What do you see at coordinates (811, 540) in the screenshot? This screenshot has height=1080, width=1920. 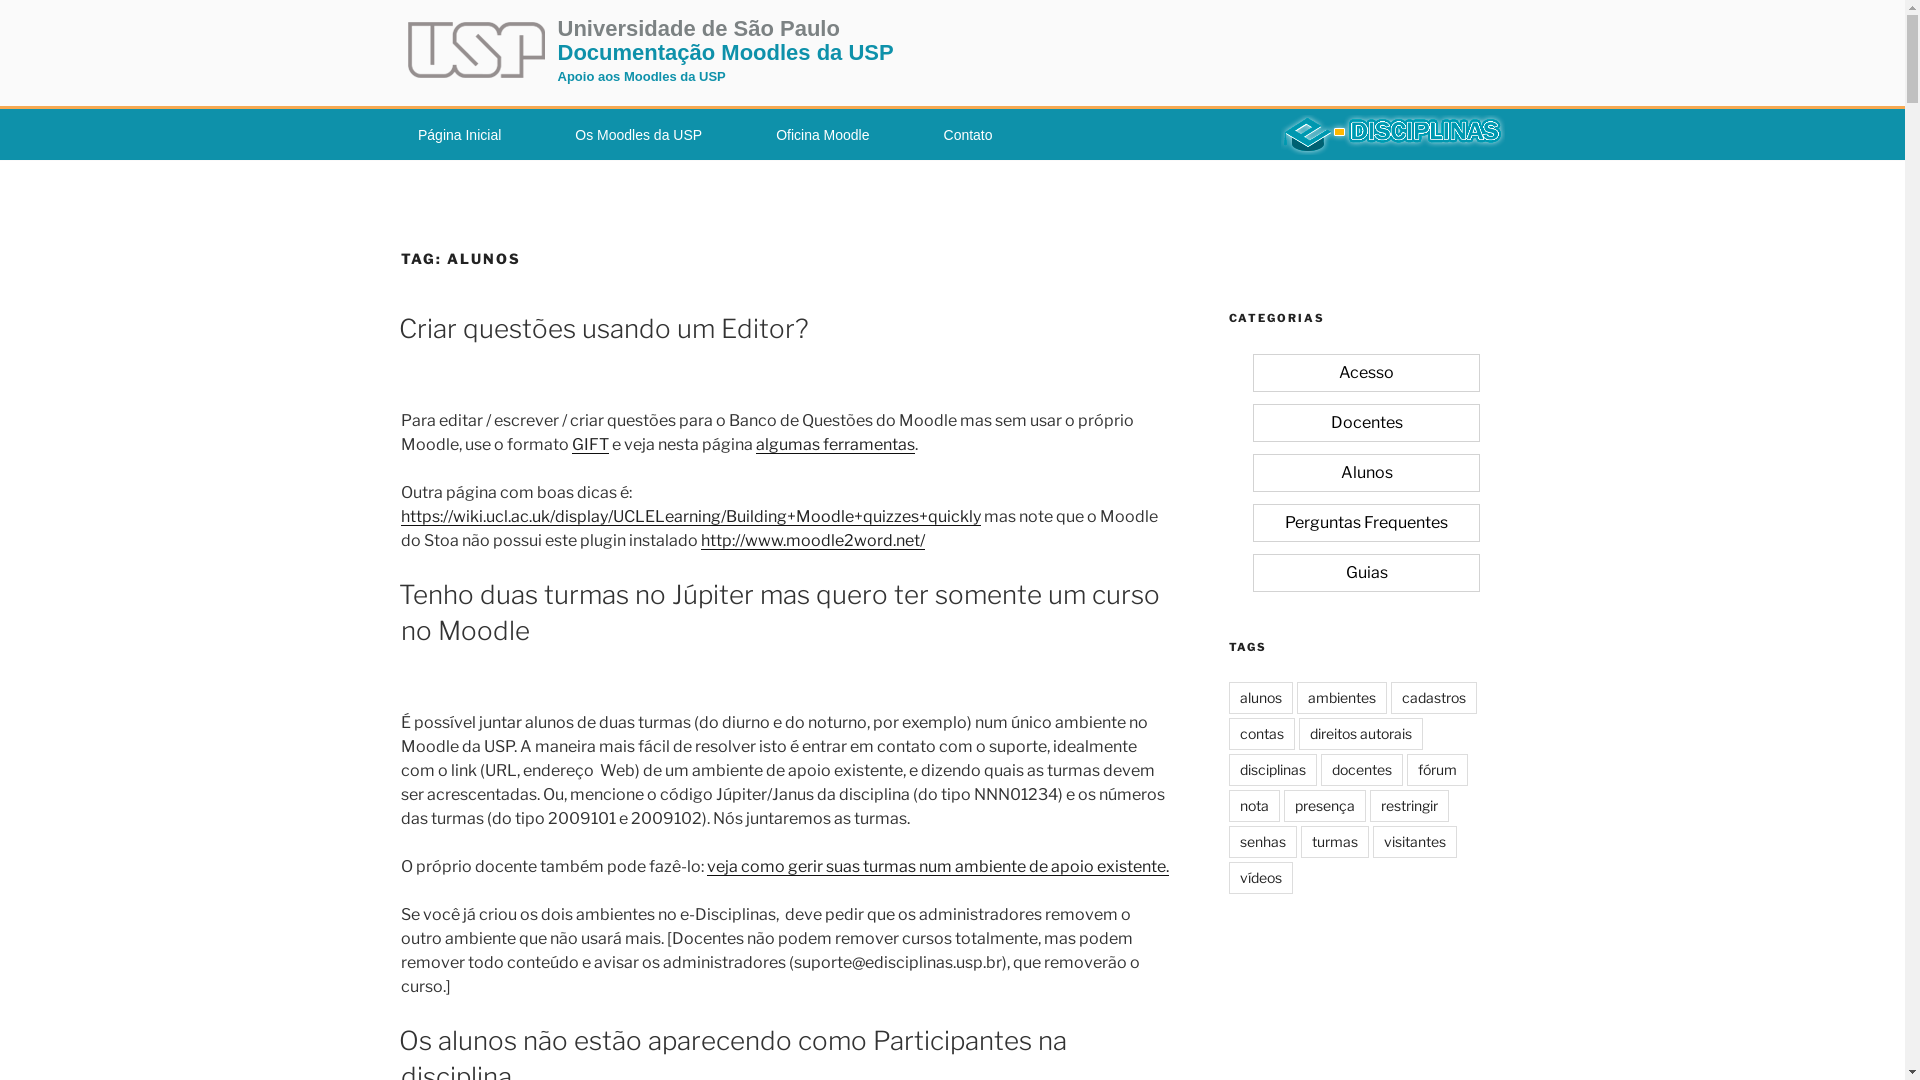 I see `'http://www.moodle2word.net/'` at bounding box center [811, 540].